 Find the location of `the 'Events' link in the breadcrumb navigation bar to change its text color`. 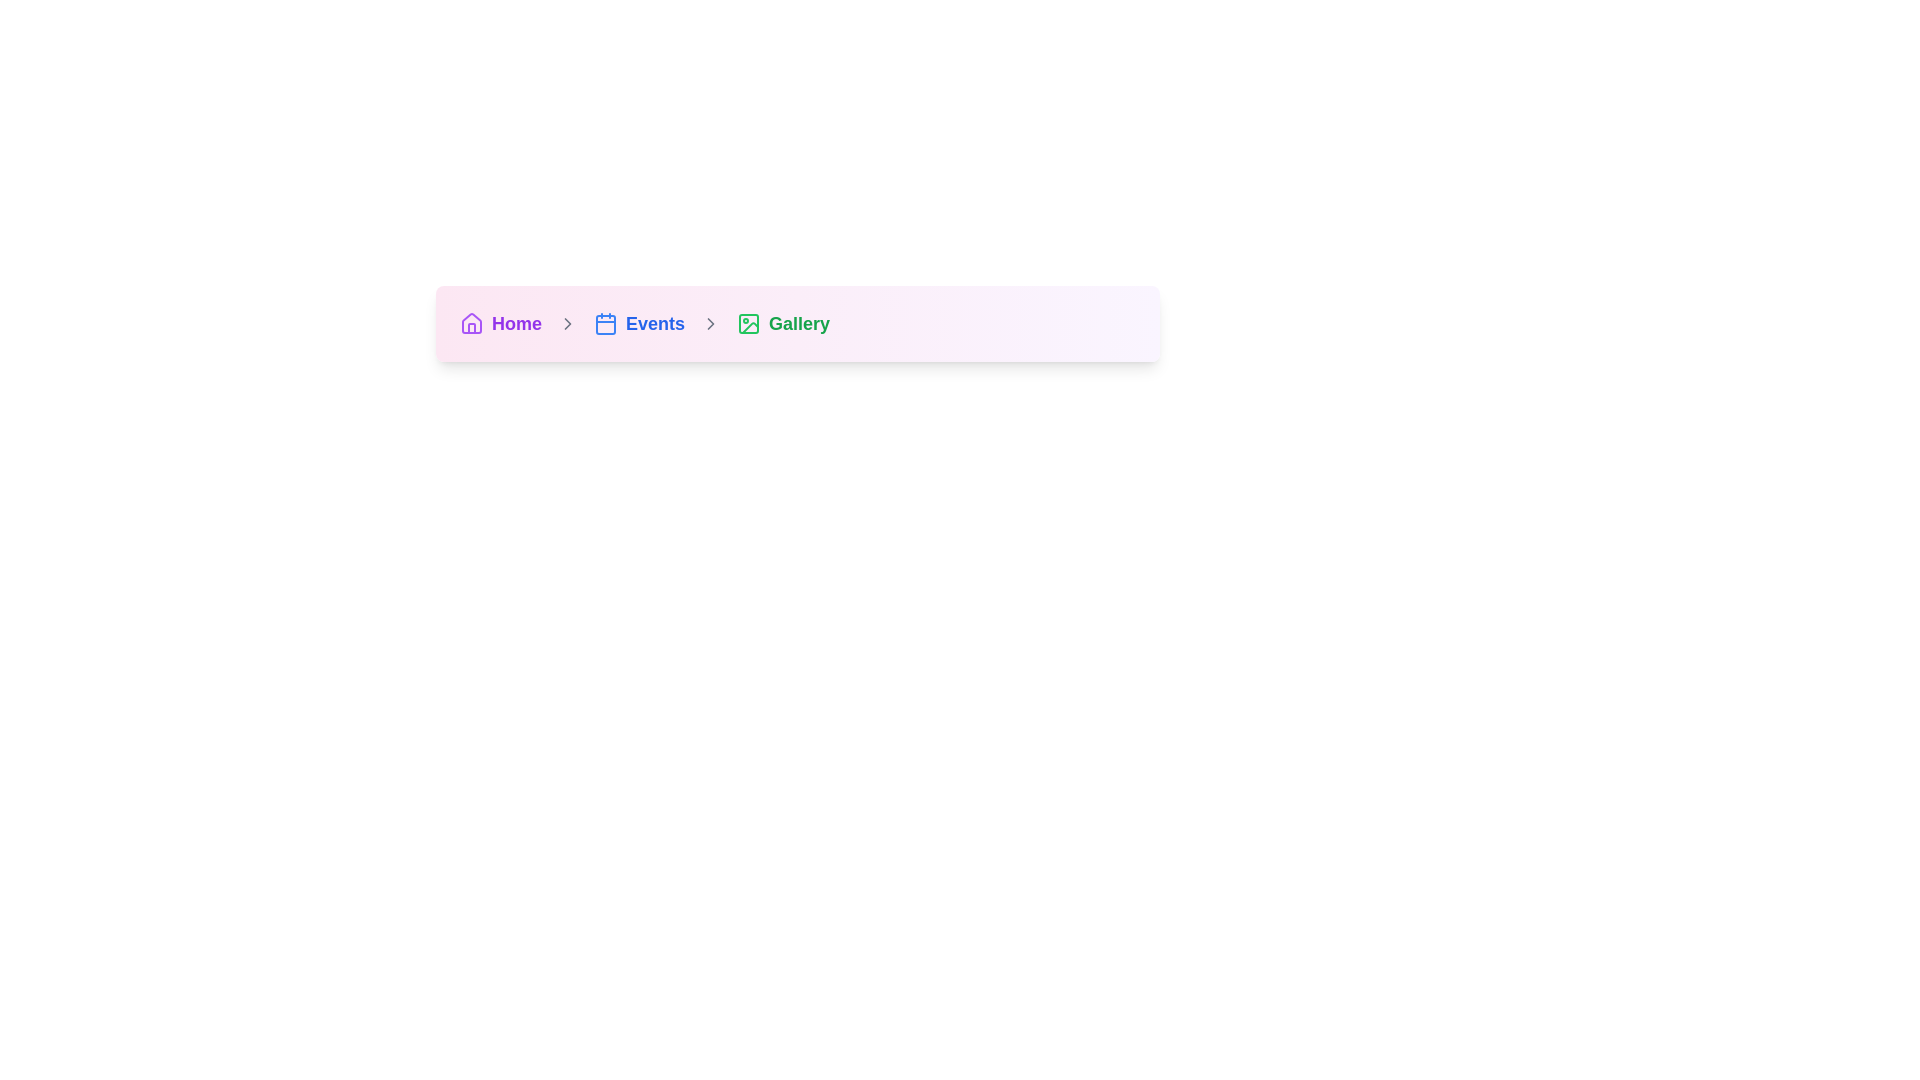

the 'Events' link in the breadcrumb navigation bar to change its text color is located at coordinates (655, 323).